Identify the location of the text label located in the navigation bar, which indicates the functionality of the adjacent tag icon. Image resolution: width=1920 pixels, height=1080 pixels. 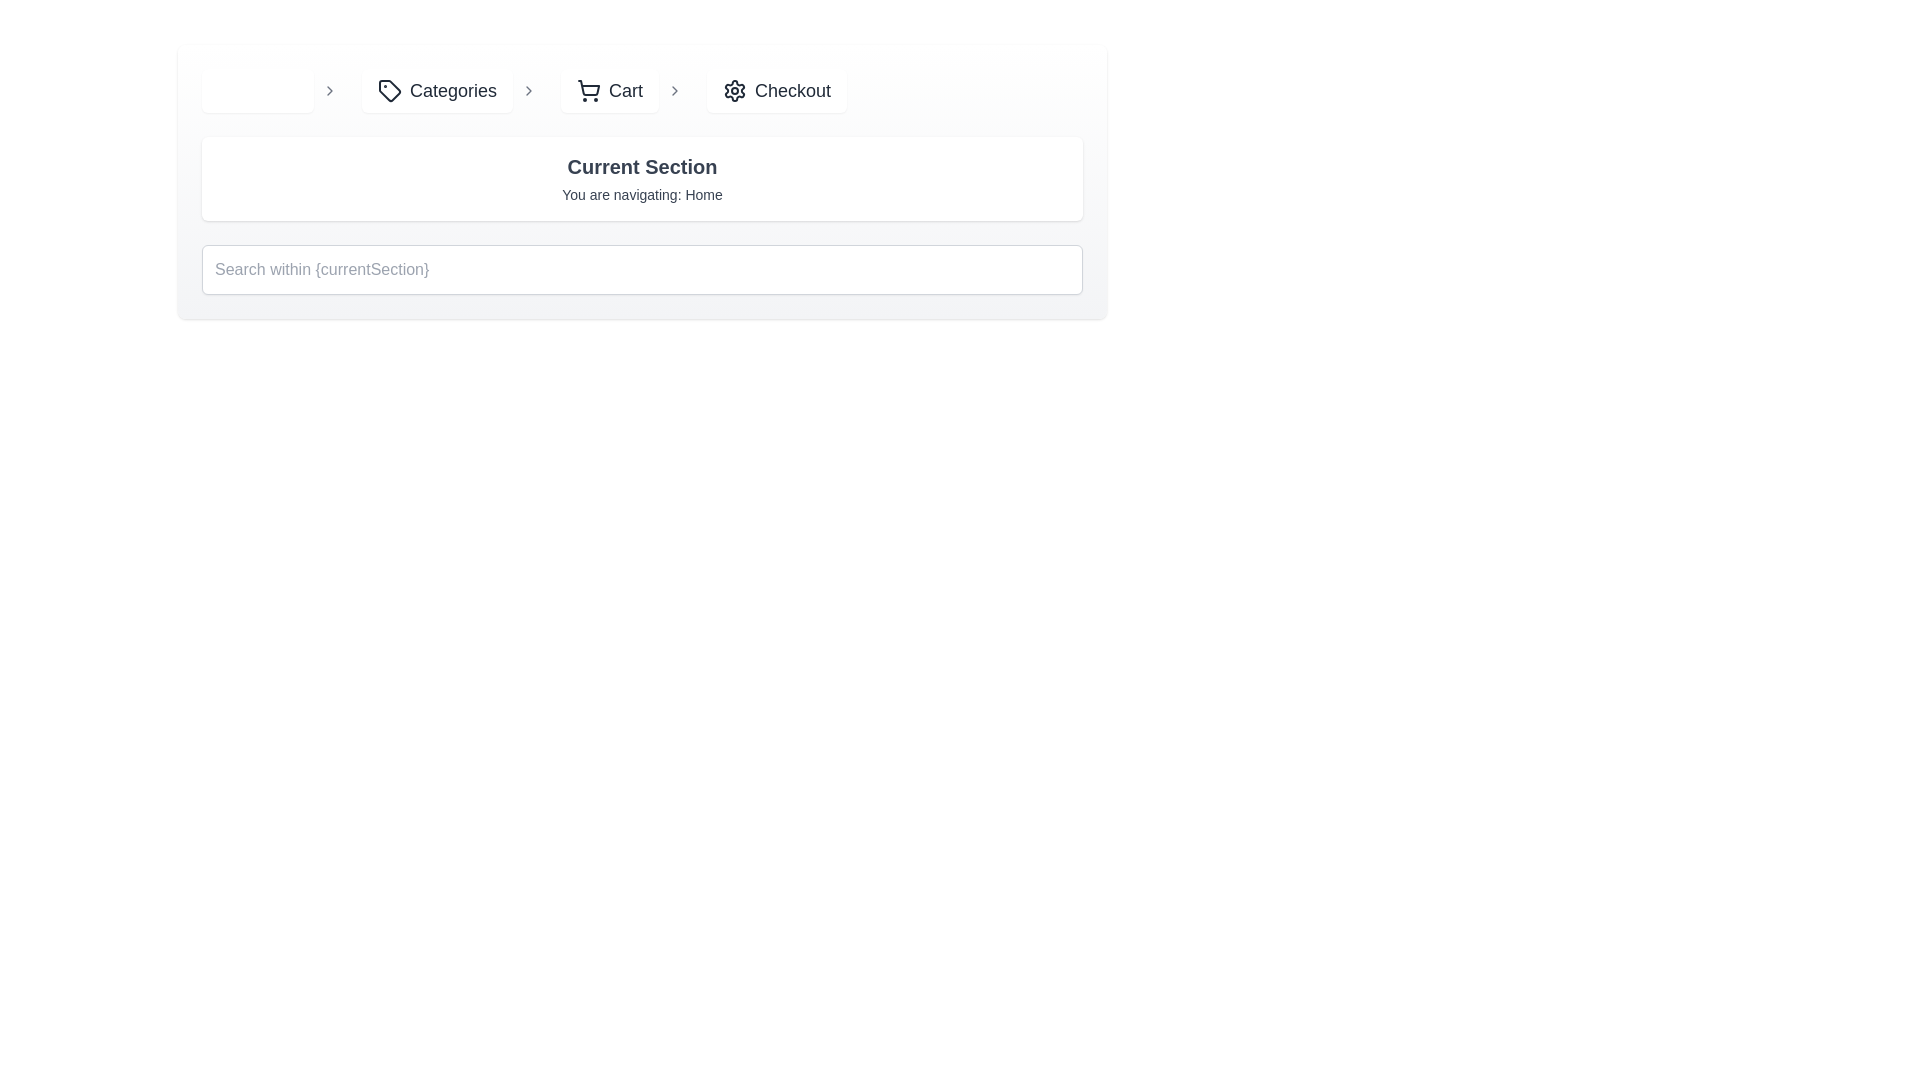
(452, 91).